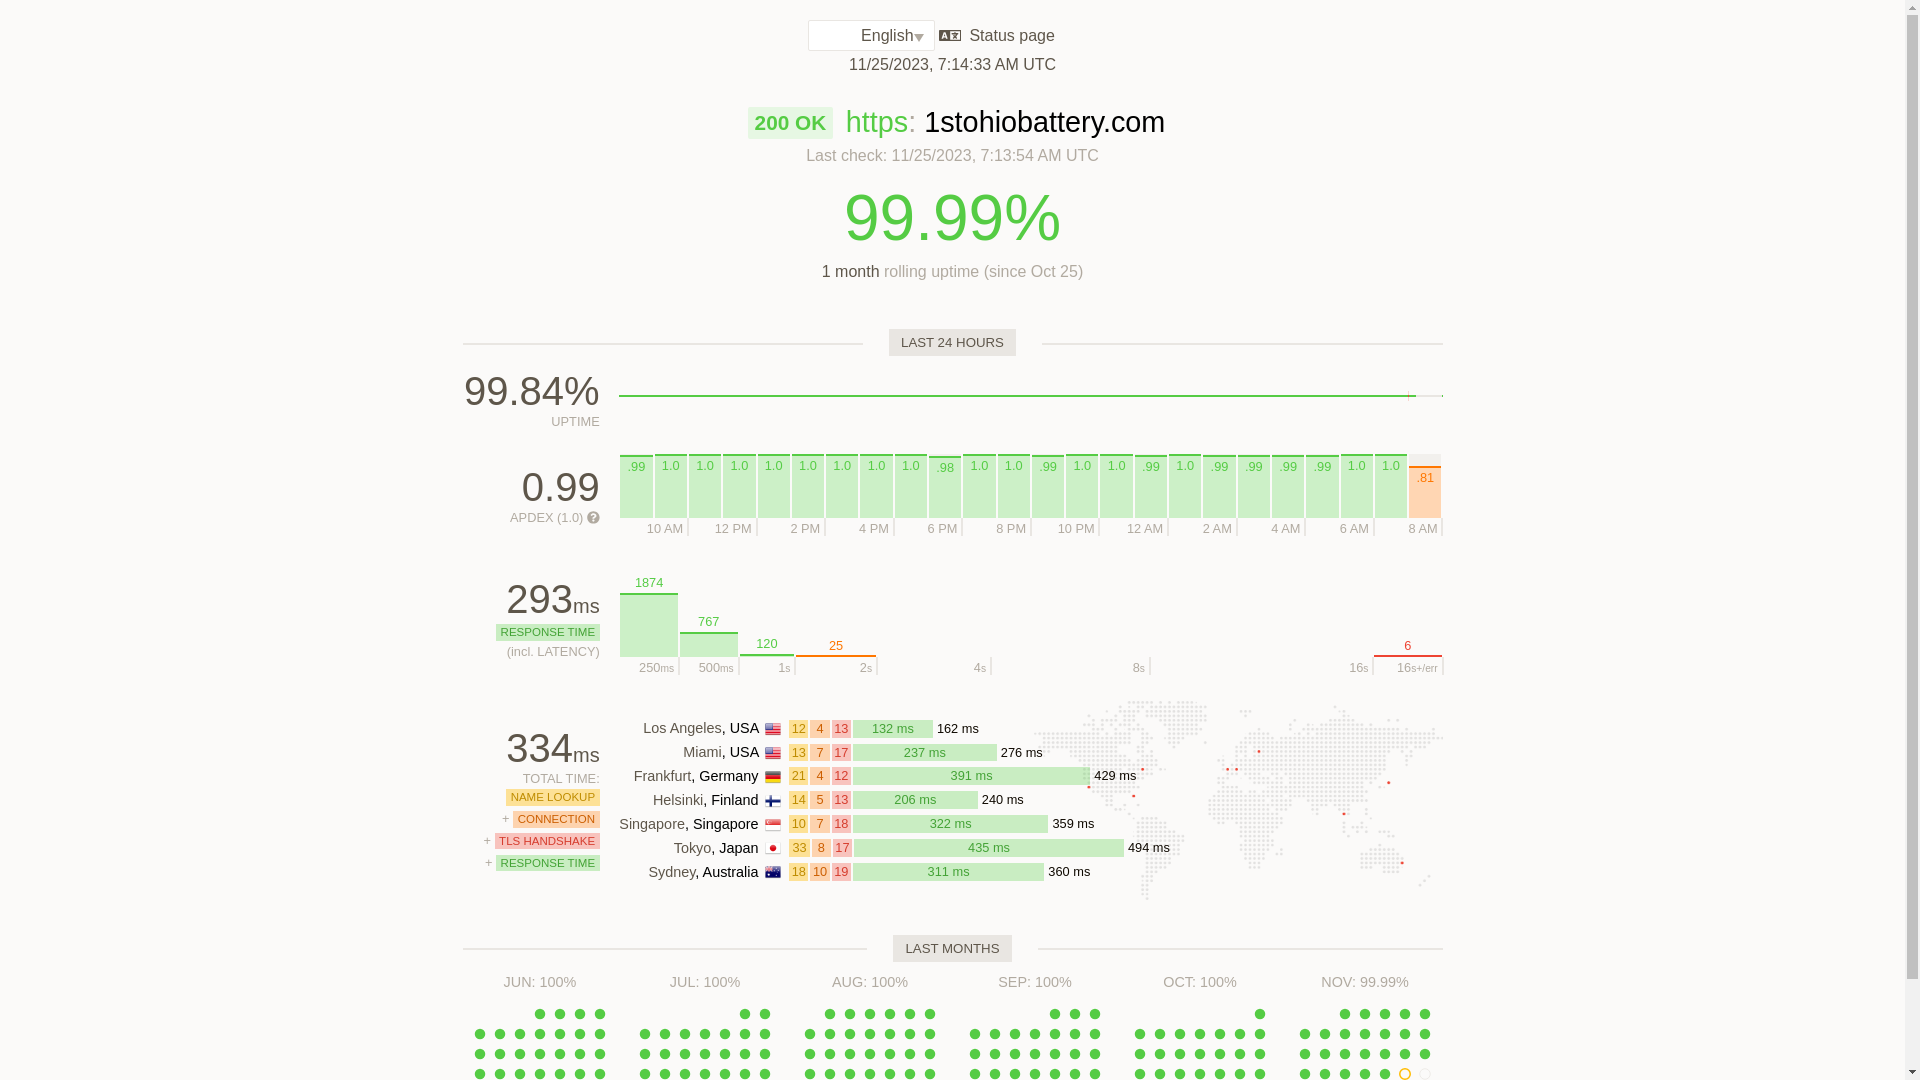 The height and width of the screenshot is (1080, 1920). Describe the element at coordinates (929, 1033) in the screenshot. I see `'<small>Aug 13:</small> No downtime'` at that location.